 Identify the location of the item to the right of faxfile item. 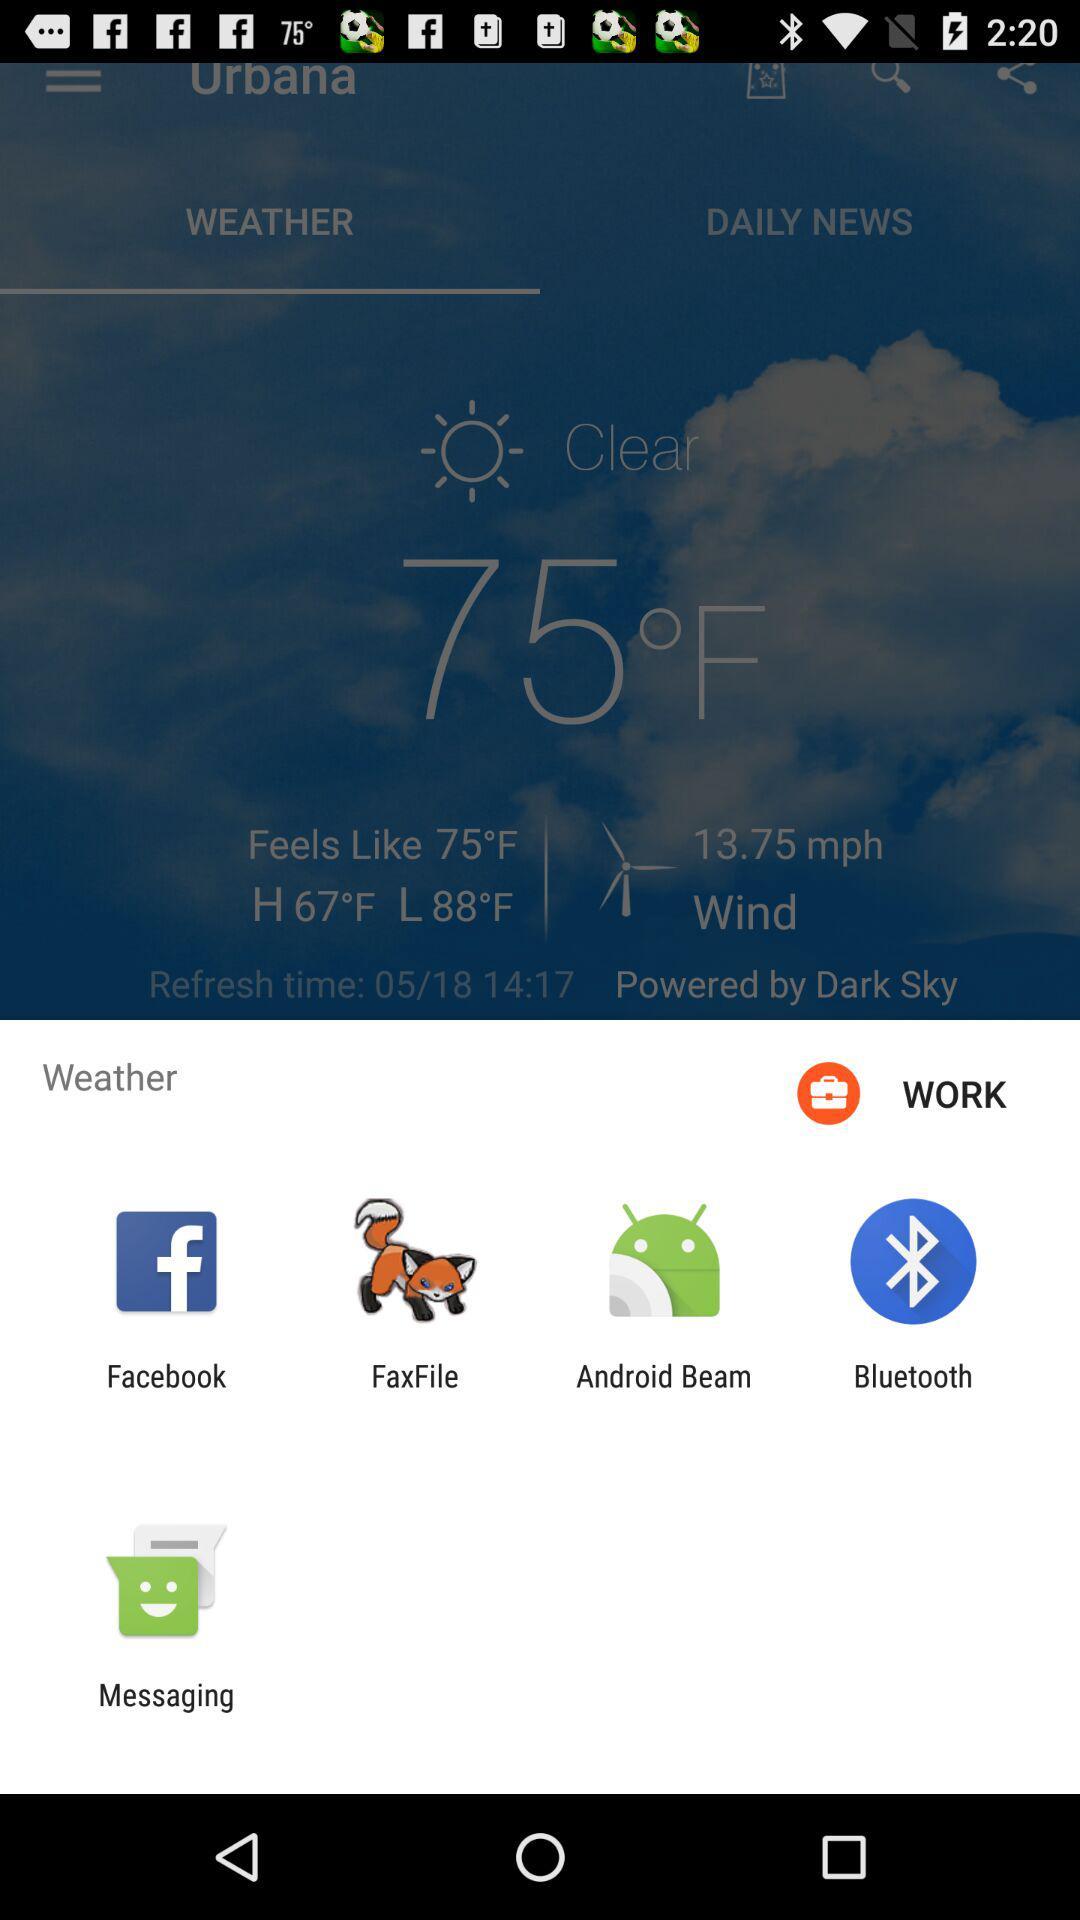
(664, 1392).